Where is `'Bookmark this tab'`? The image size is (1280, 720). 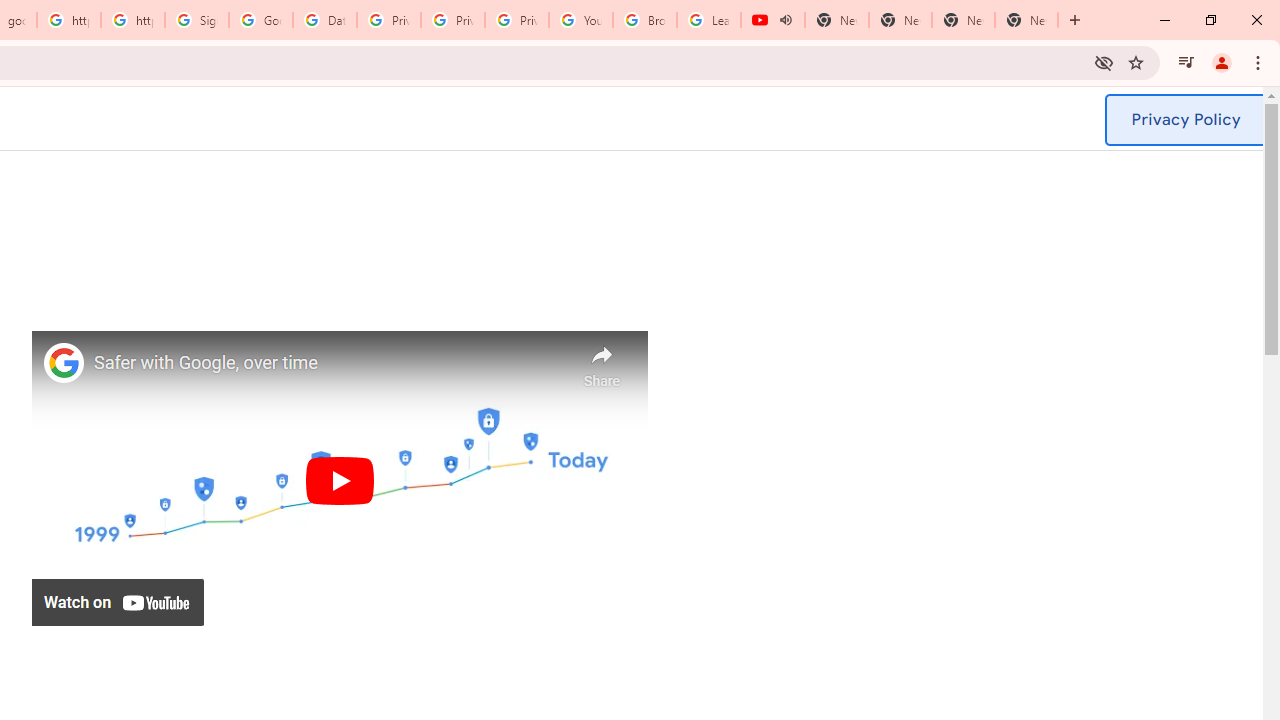 'Bookmark this tab' is located at coordinates (1136, 61).